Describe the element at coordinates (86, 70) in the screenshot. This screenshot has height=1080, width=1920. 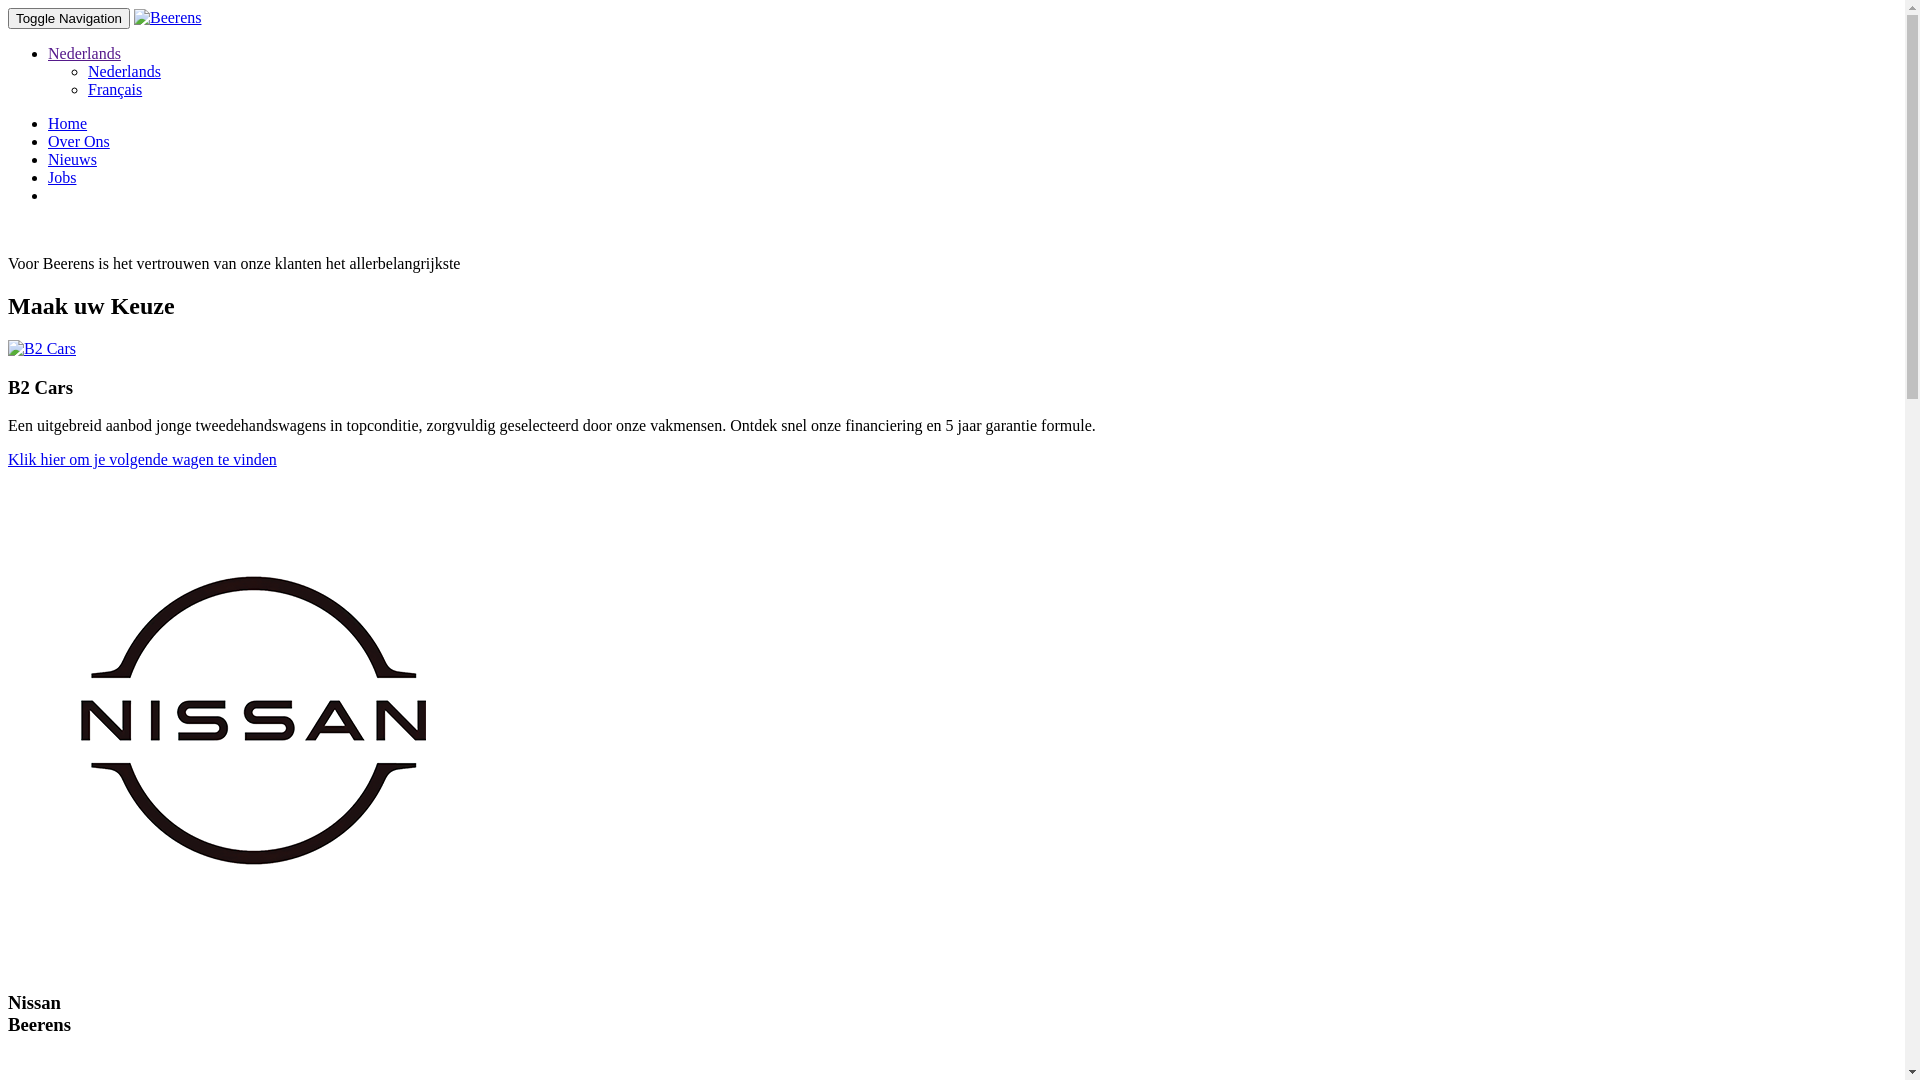
I see `'Nederlands'` at that location.